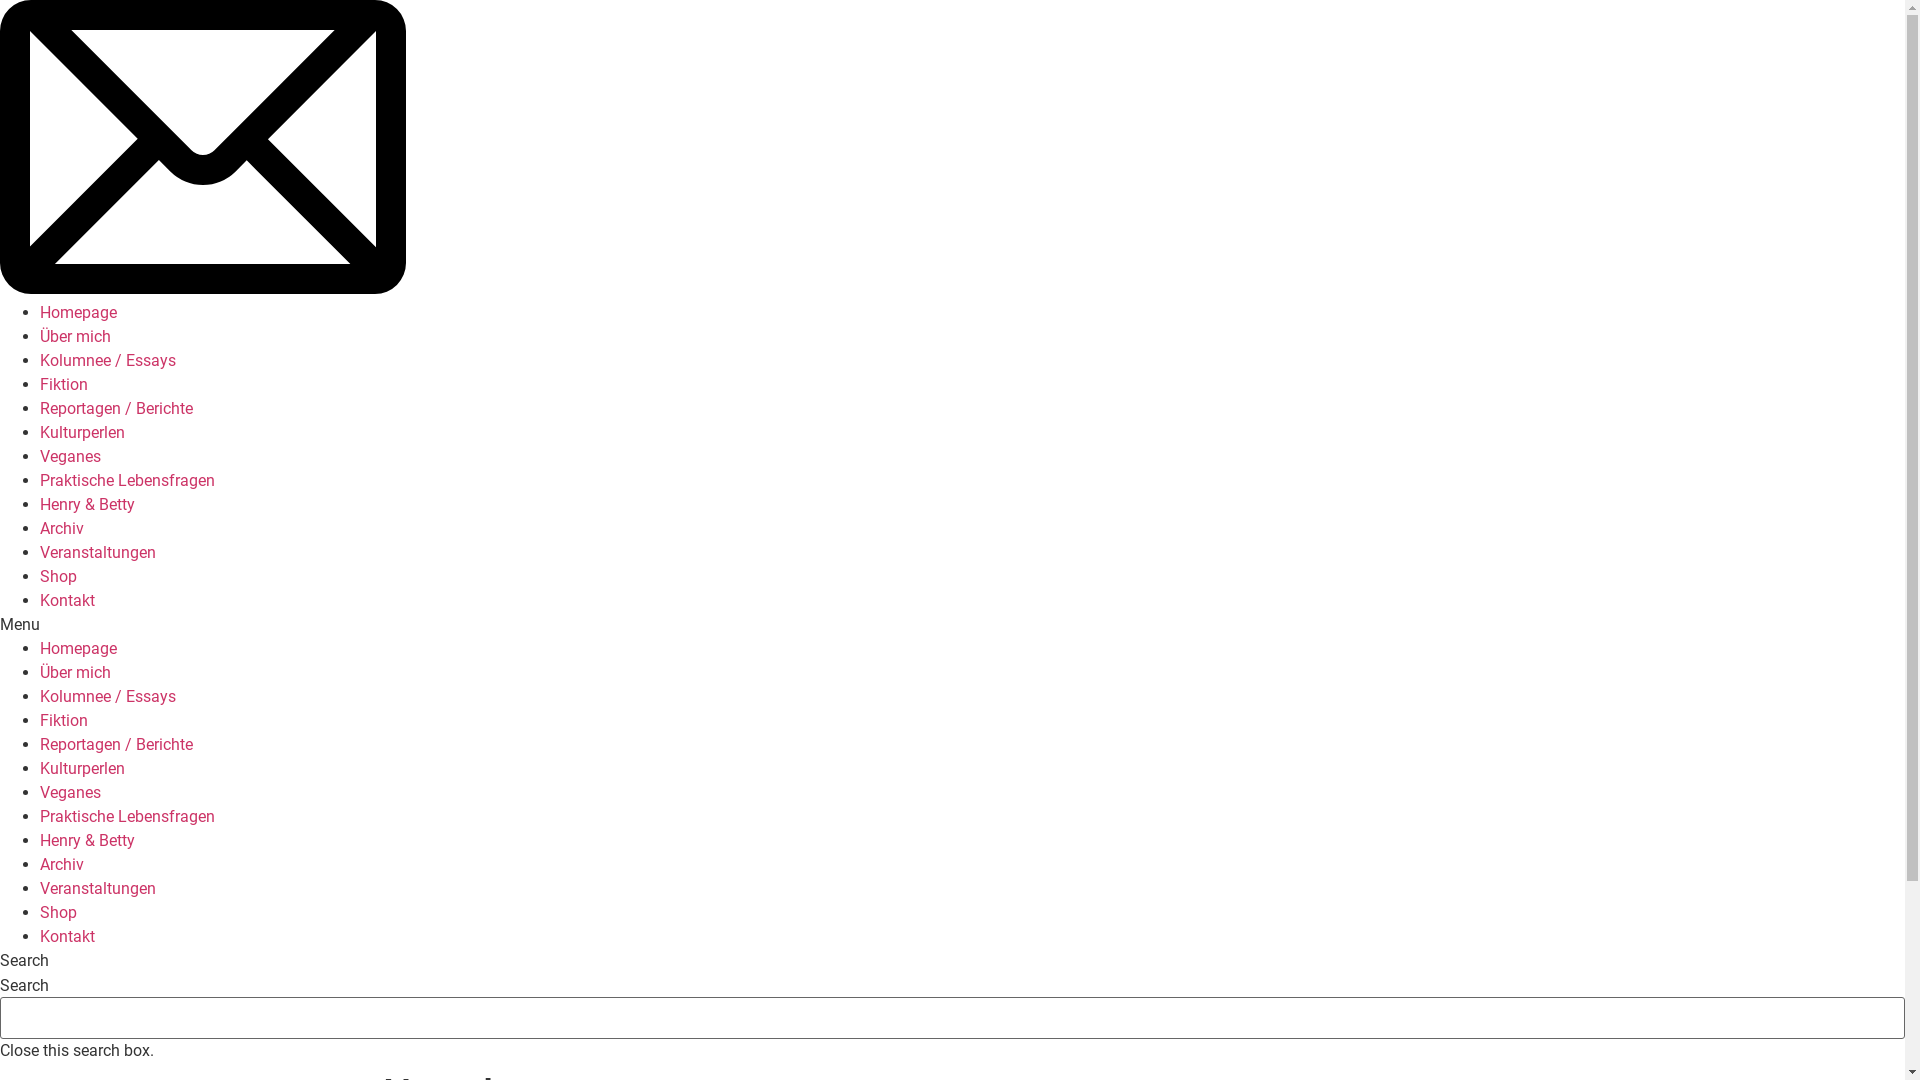 This screenshot has width=1920, height=1080. What do you see at coordinates (58, 912) in the screenshot?
I see `'Shop'` at bounding box center [58, 912].